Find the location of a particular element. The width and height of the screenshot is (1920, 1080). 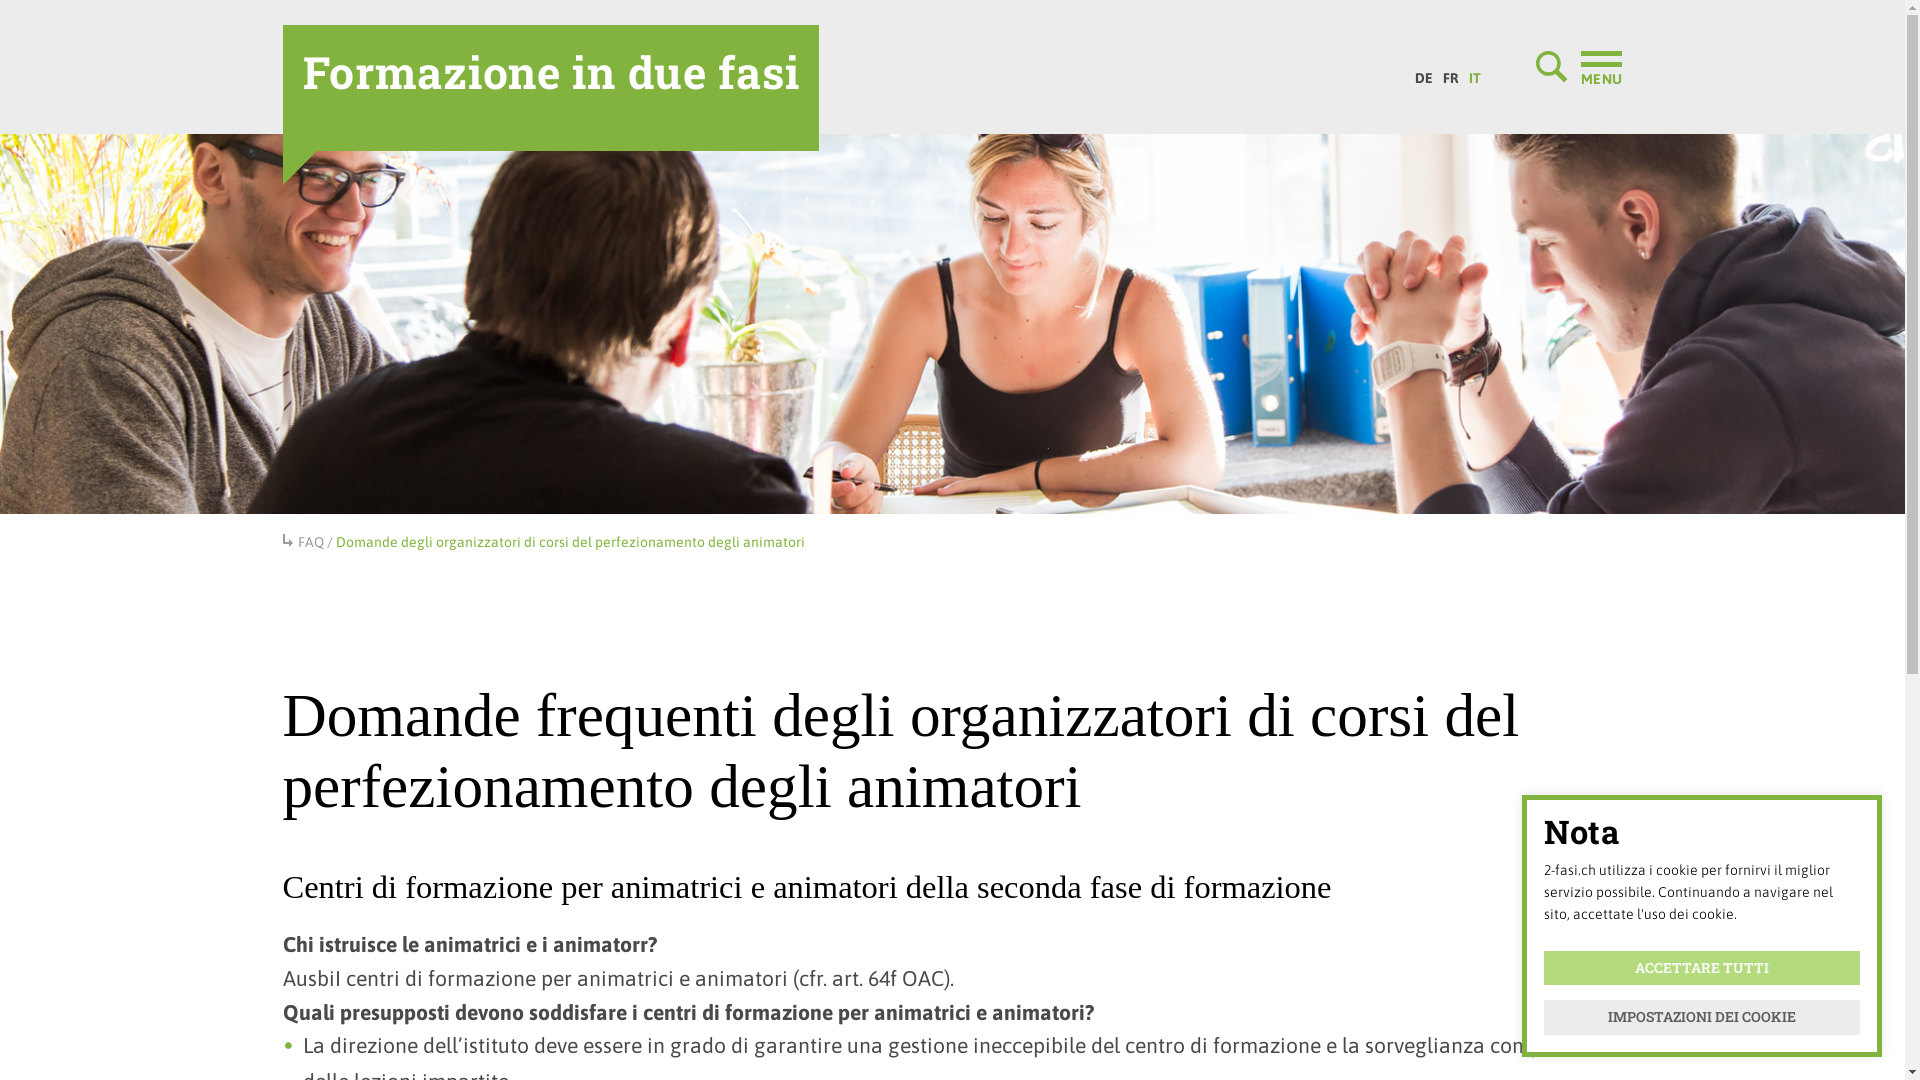

'Formazione in is located at coordinates (550, 87).